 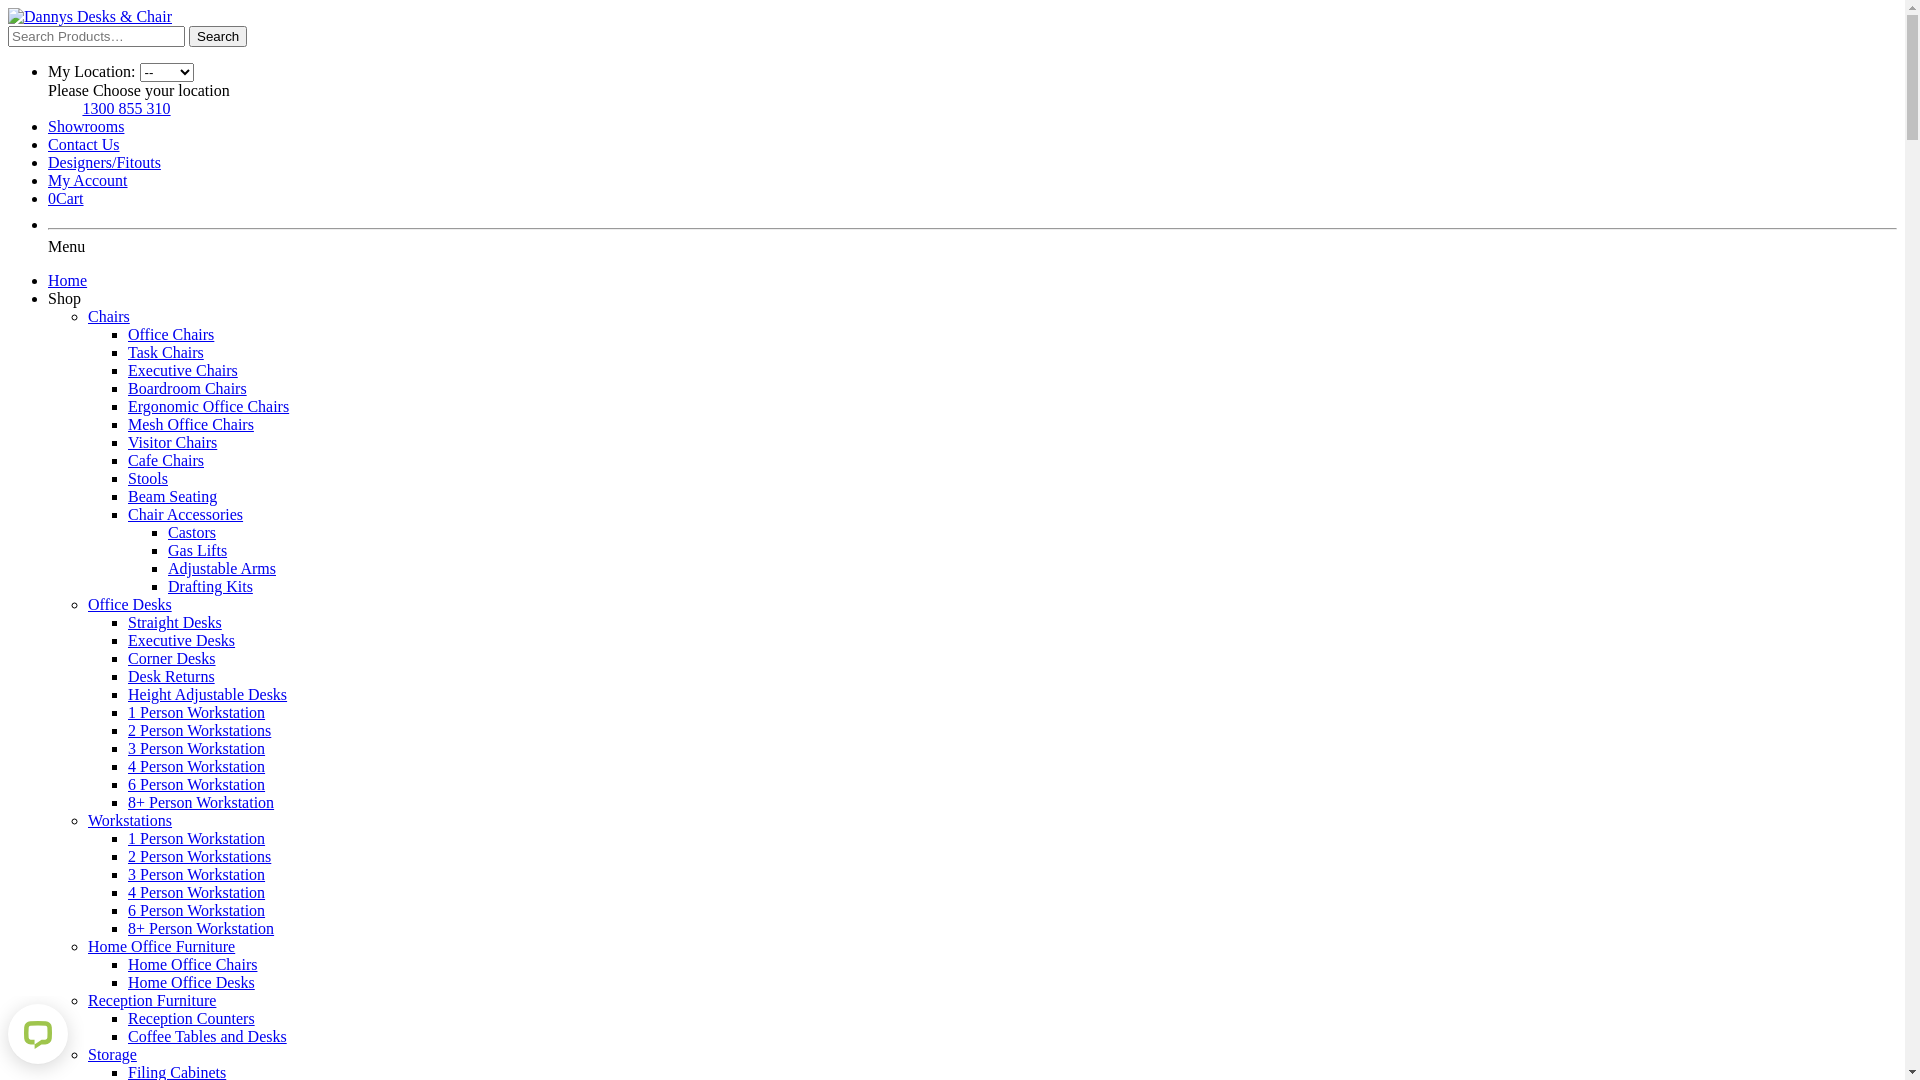 What do you see at coordinates (168, 550) in the screenshot?
I see `'Gas Lifts'` at bounding box center [168, 550].